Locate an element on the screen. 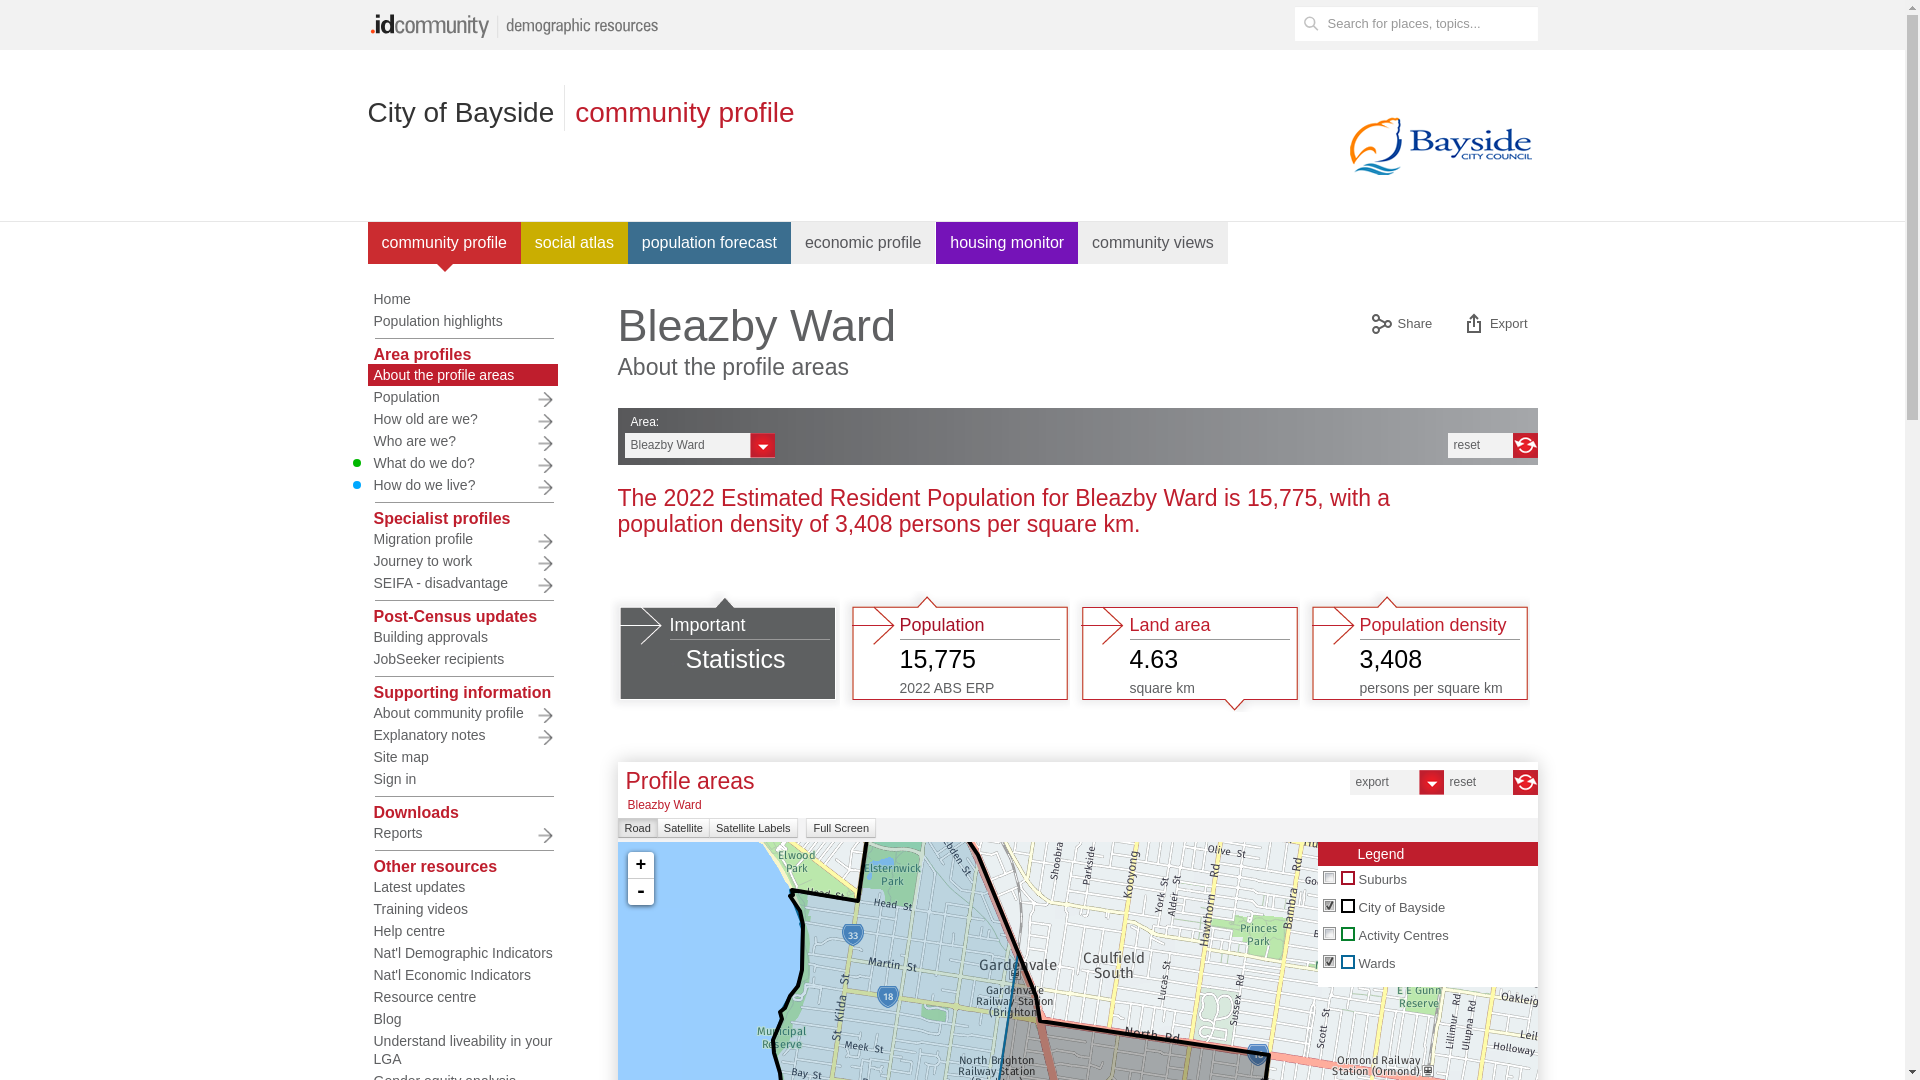 The width and height of the screenshot is (1920, 1080). 'Nat'l Demographic Indicators' is located at coordinates (461, 951).